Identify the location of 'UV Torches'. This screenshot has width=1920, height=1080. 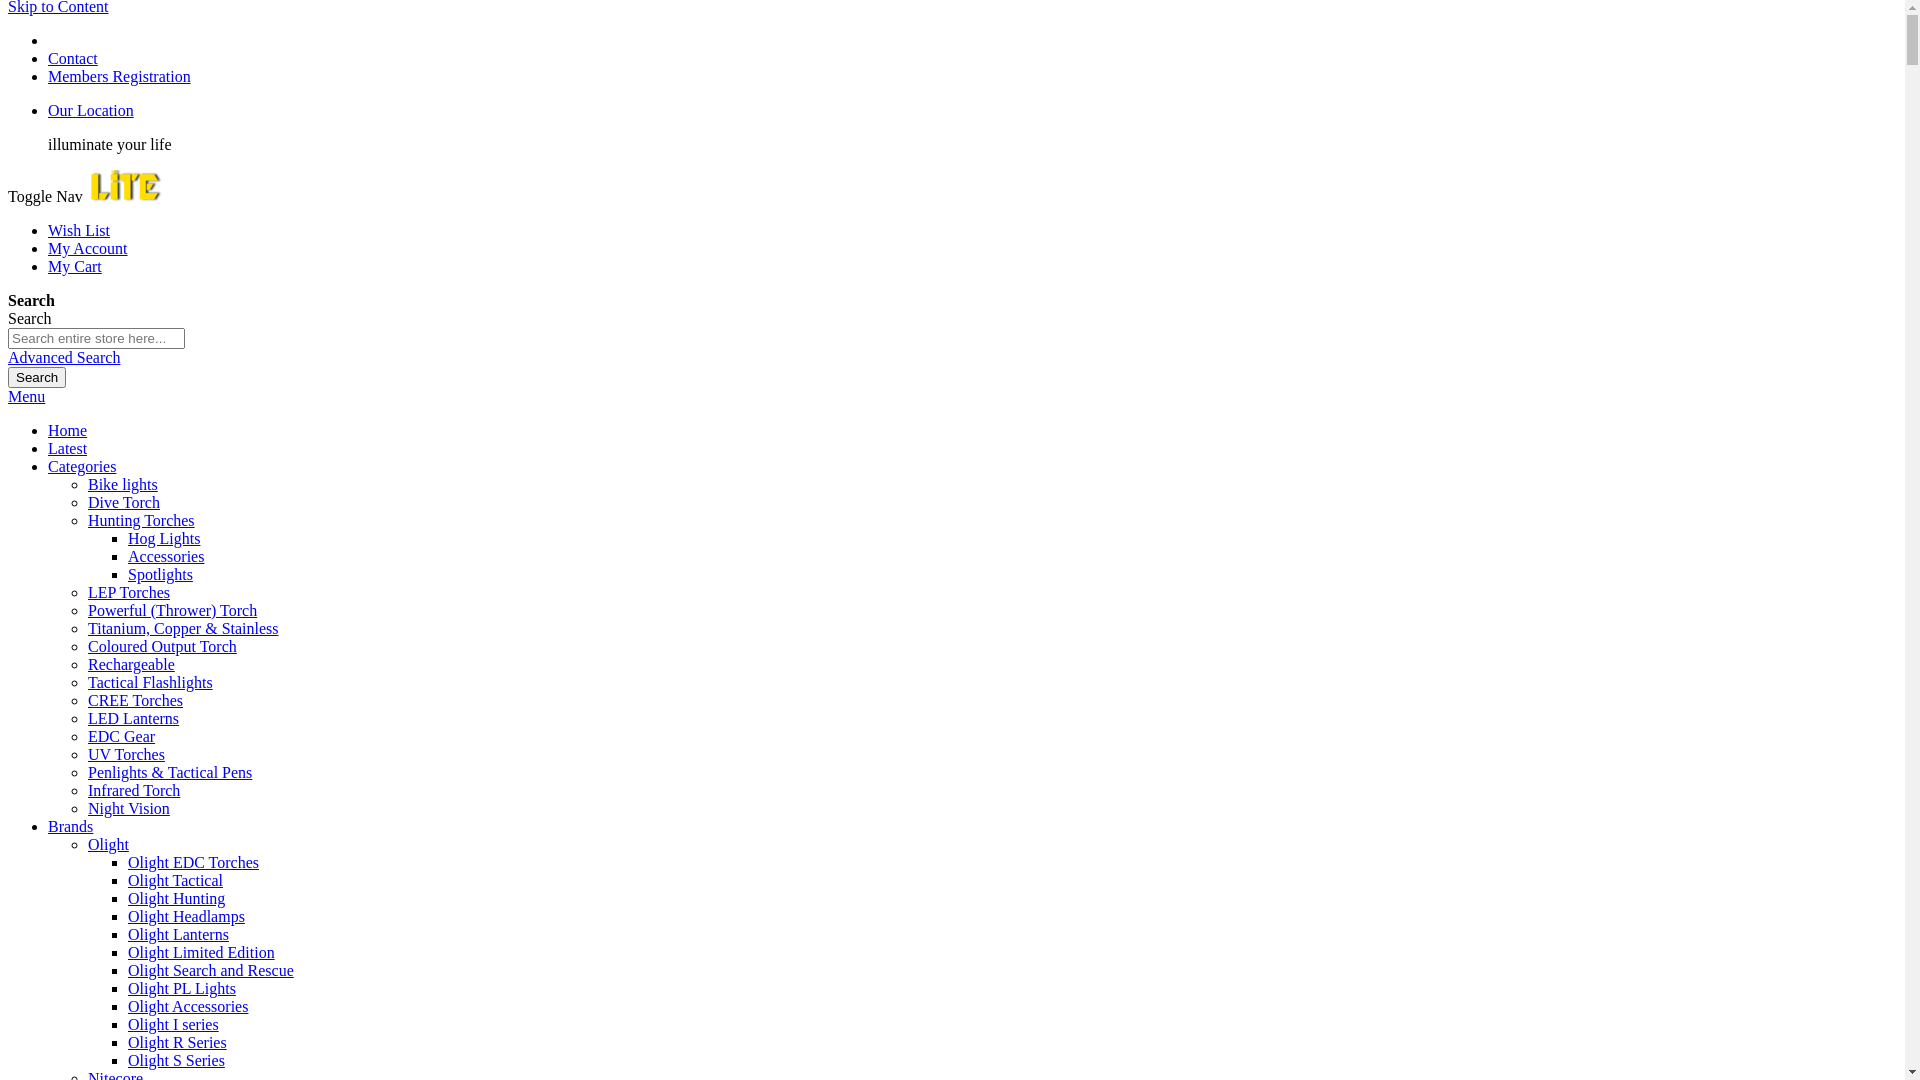
(86, 754).